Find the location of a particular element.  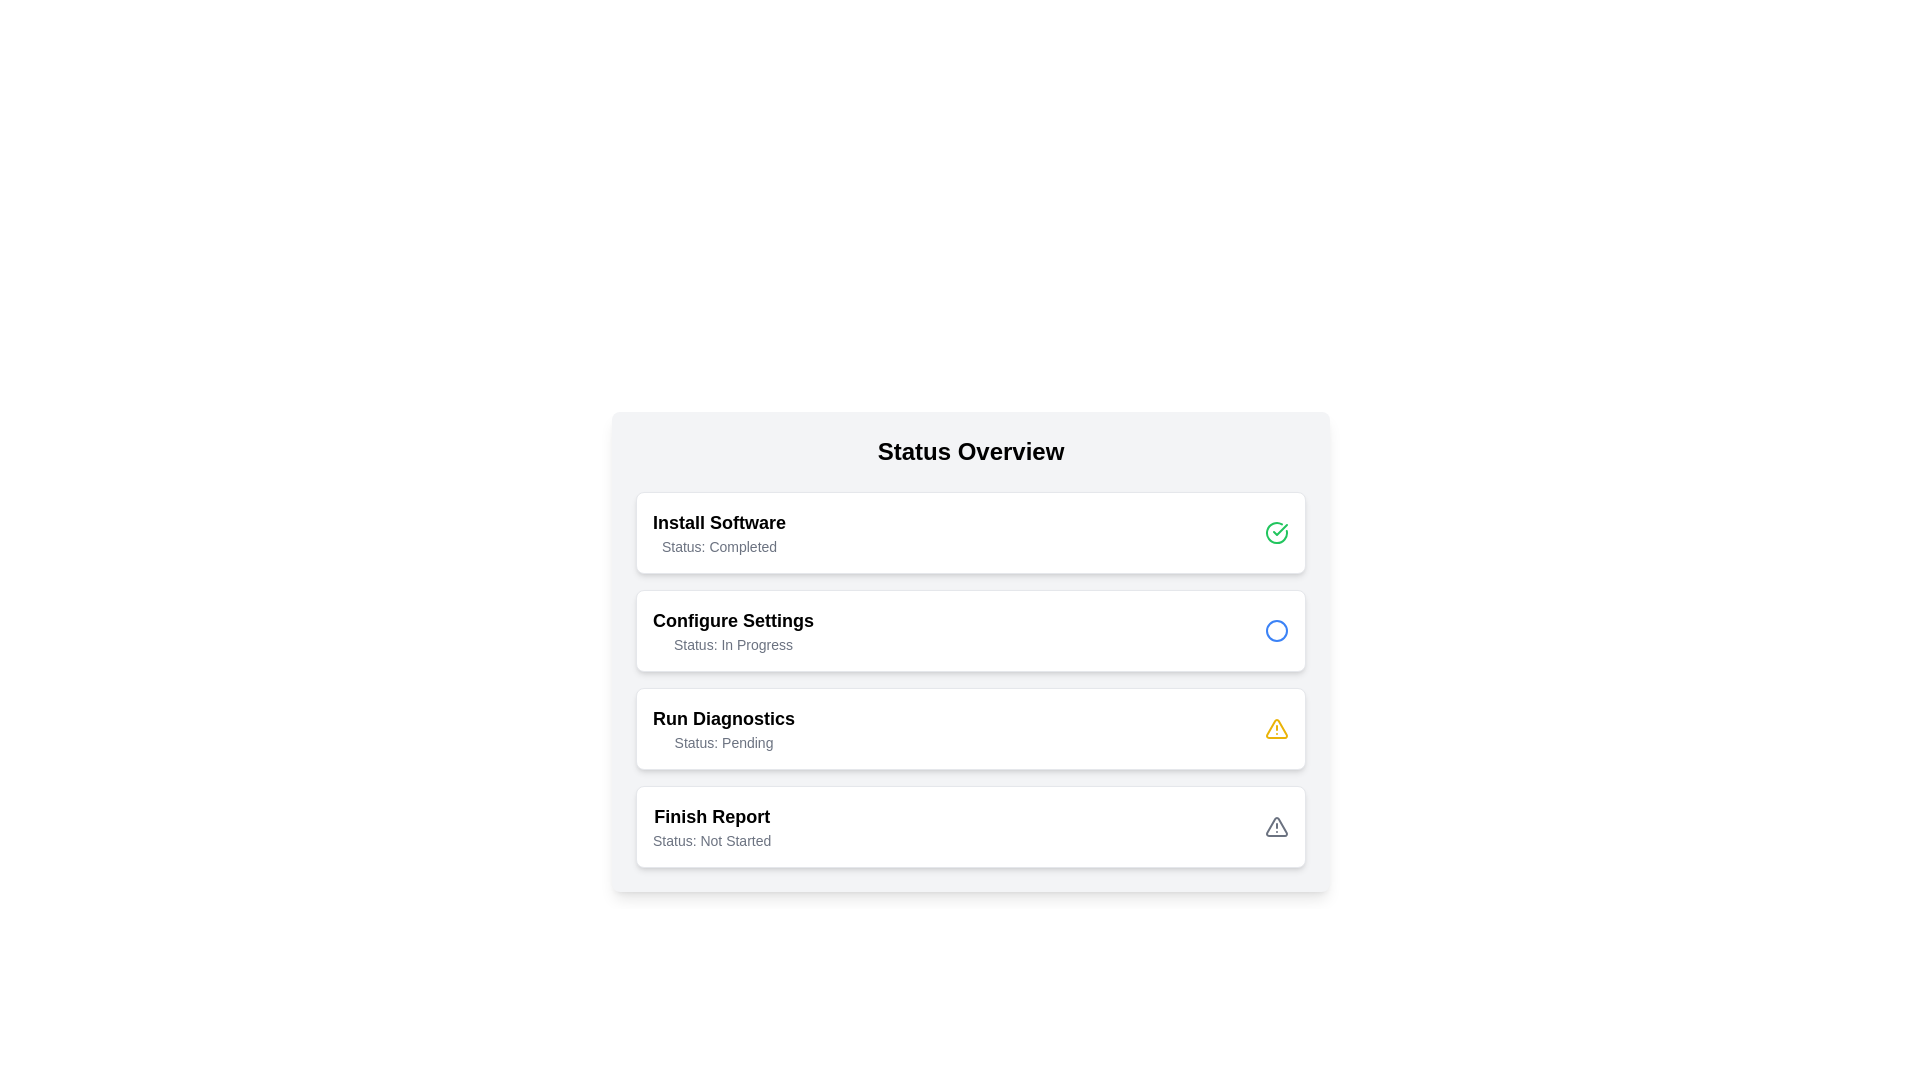

the green checkmark icon located at the center-right of the 'Install Software' status card in the first panel of the status overview is located at coordinates (1280, 528).